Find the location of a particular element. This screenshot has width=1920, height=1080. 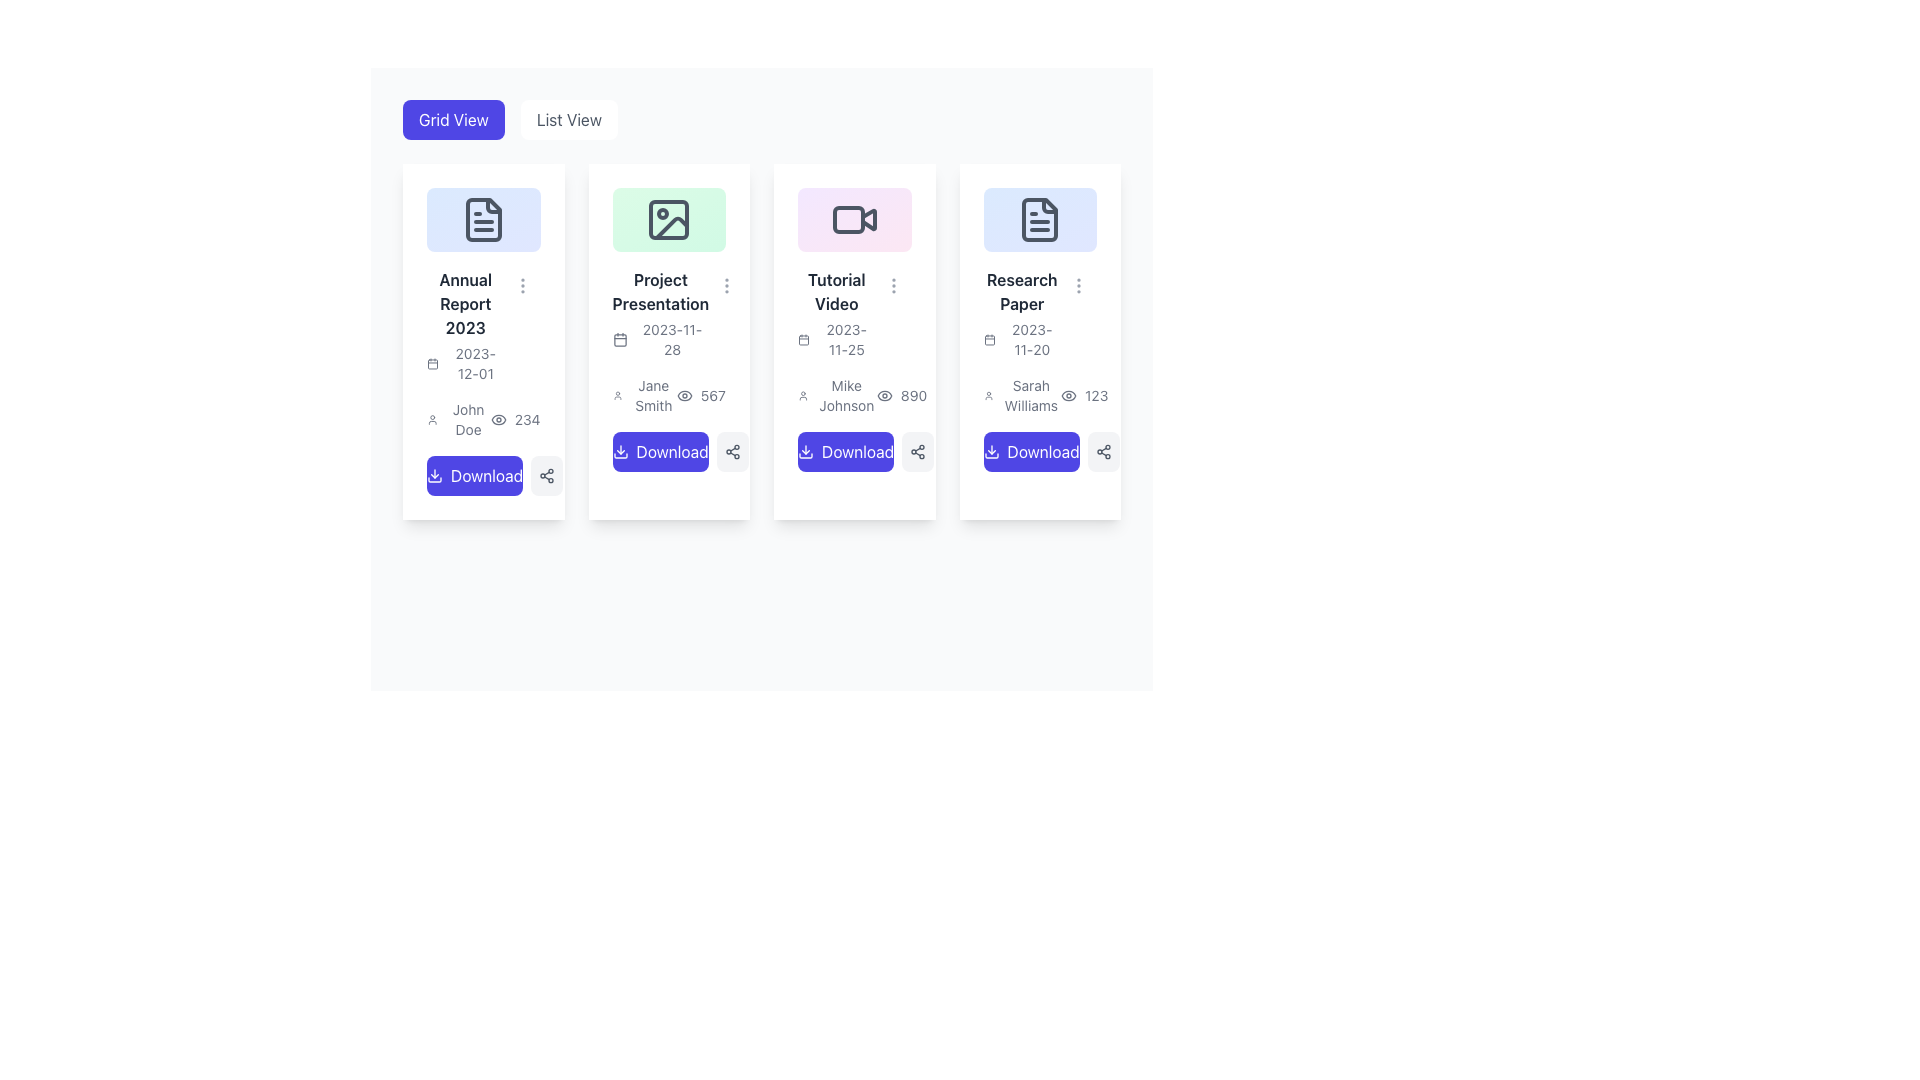

the numeral displayed next to the eye icon in the 'Research Paper' card for user 'Sarah Williams' is located at coordinates (1083, 395).